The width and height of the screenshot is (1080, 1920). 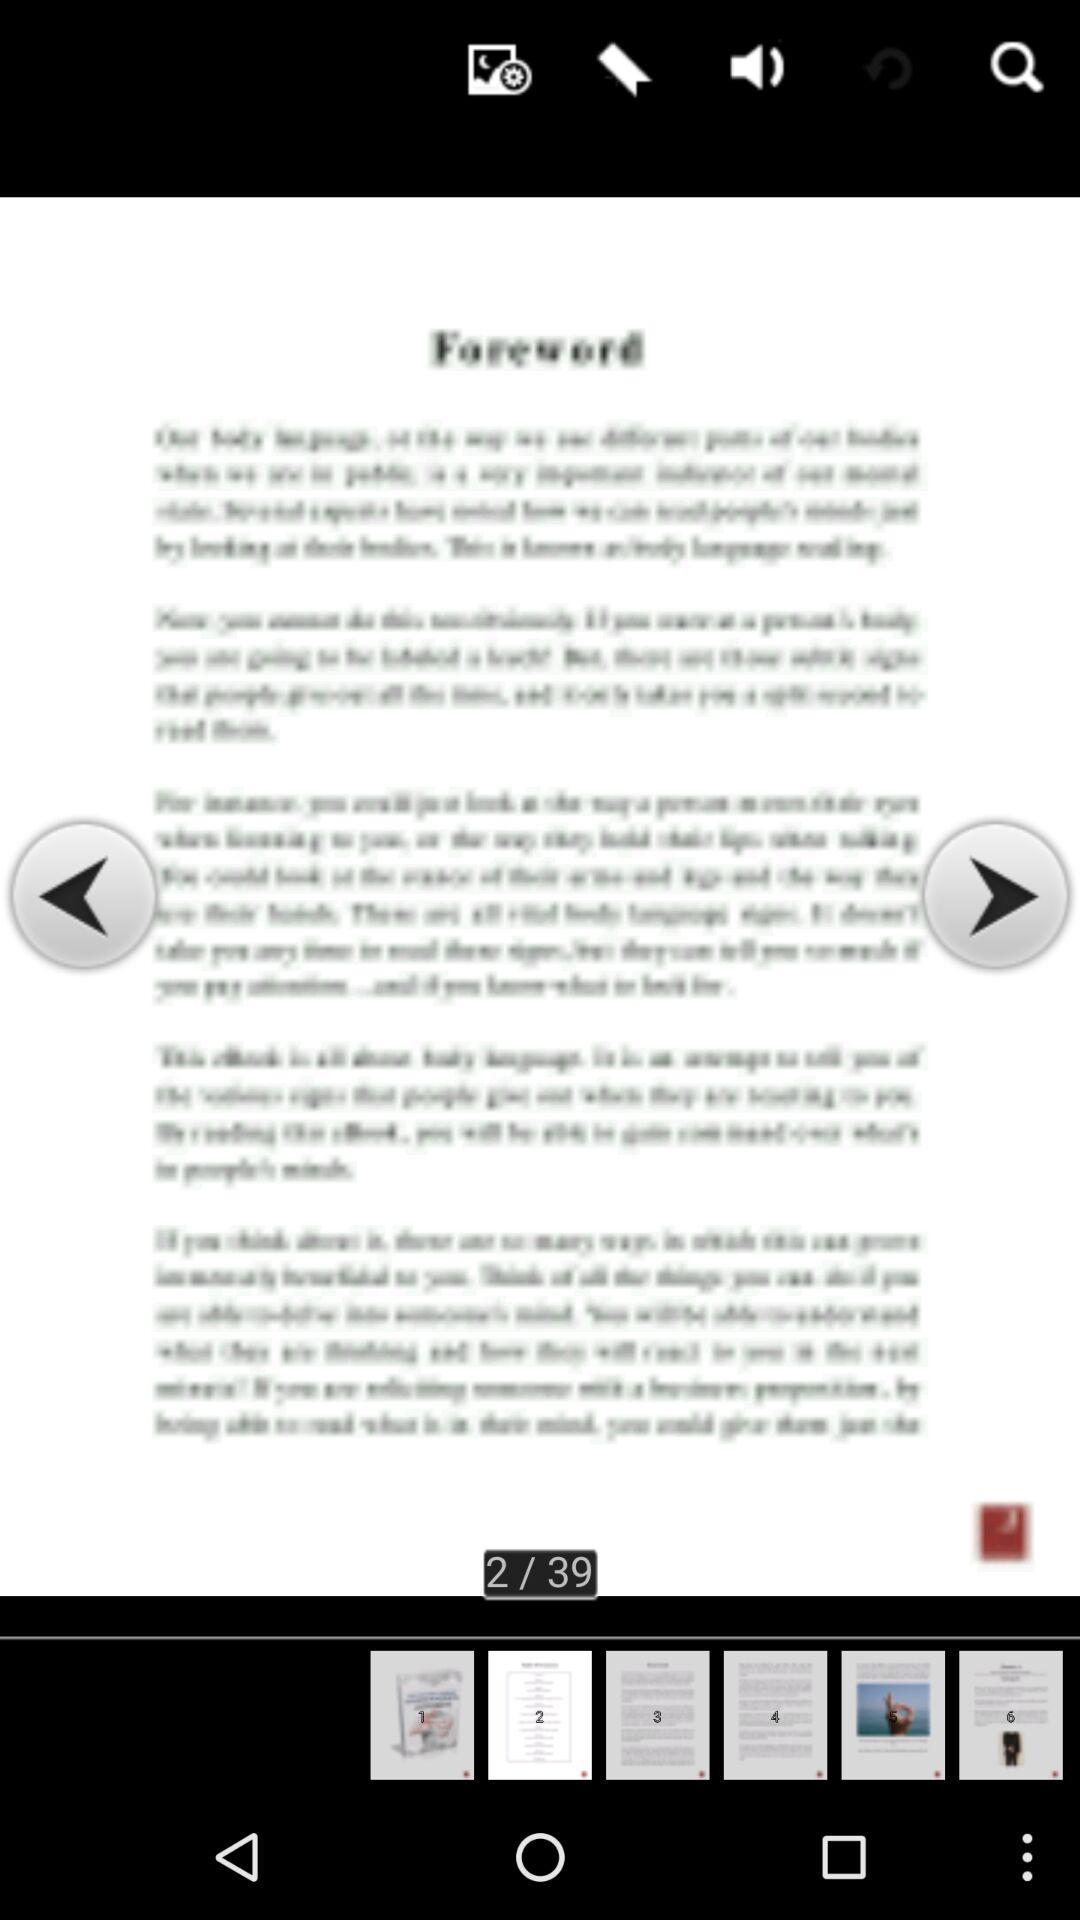 I want to click on the arrow_backward icon, so click(x=83, y=958).